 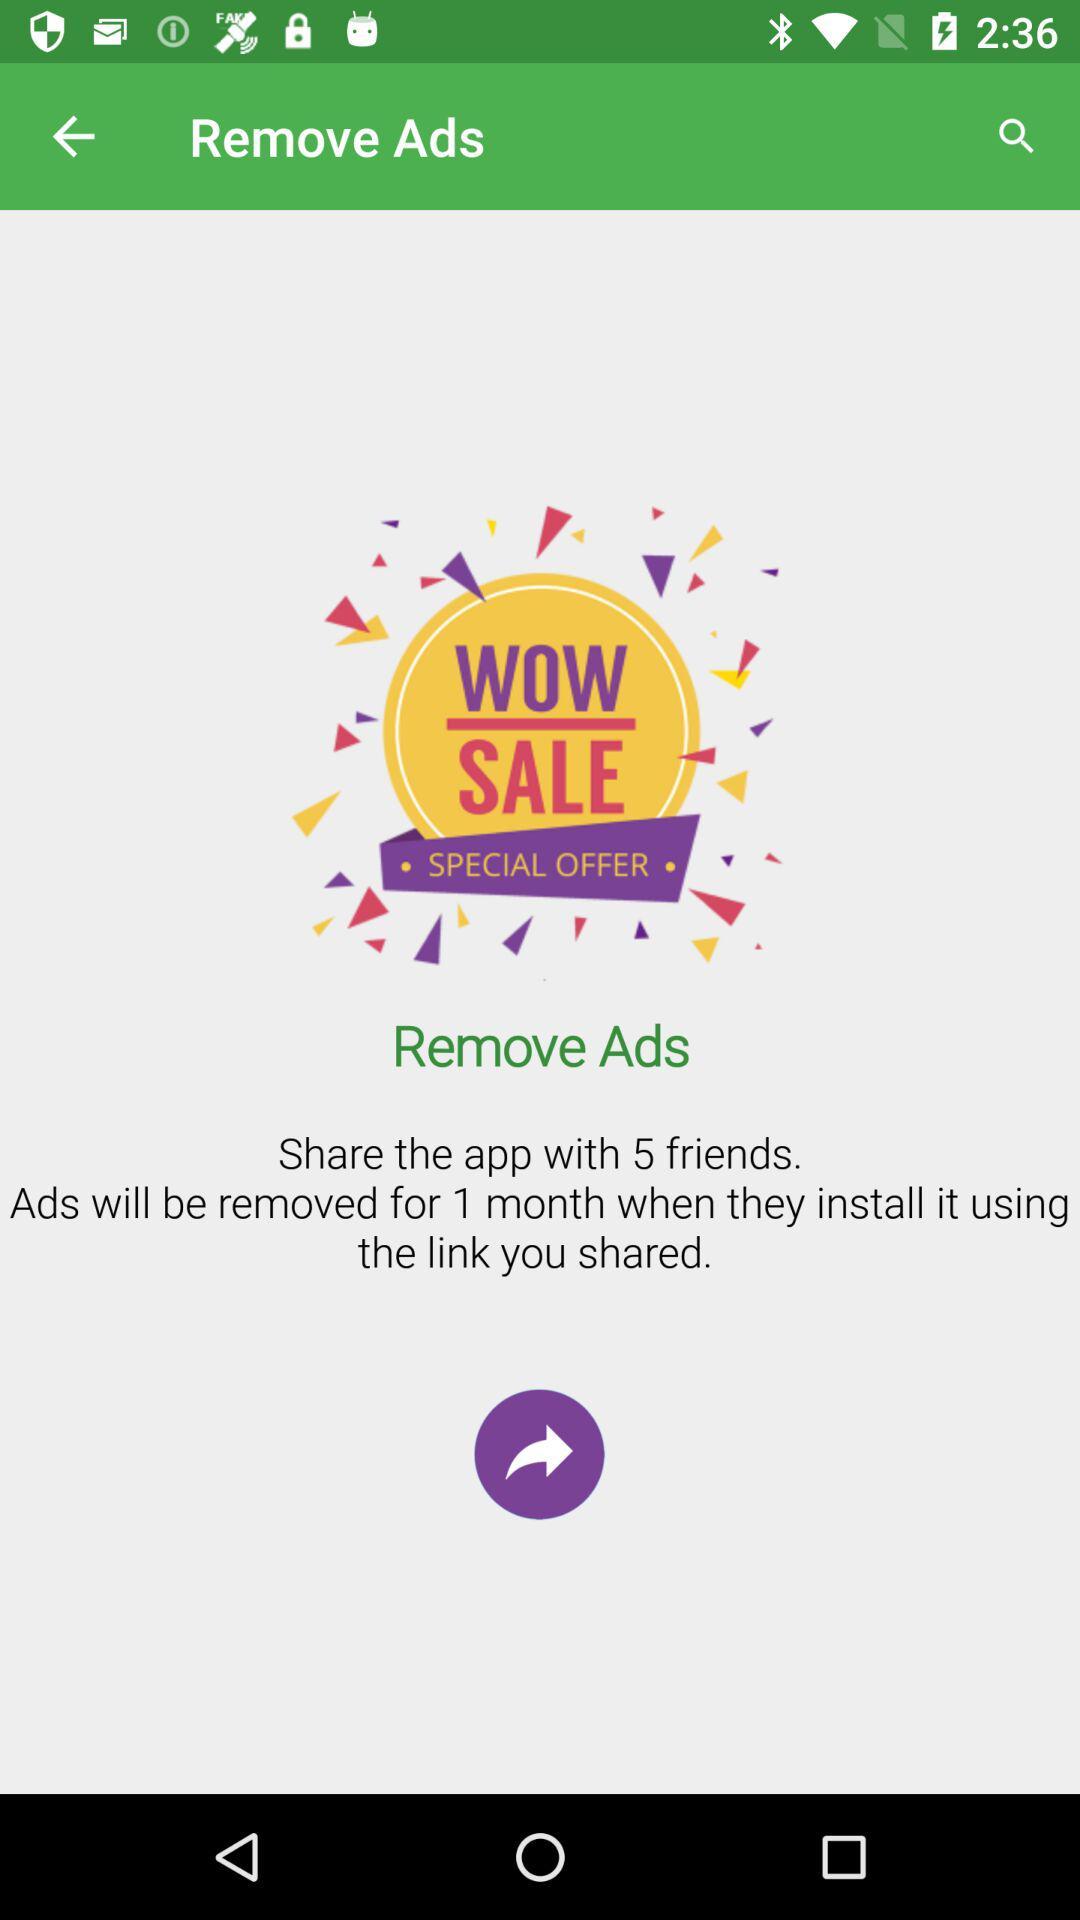 What do you see at coordinates (1017, 136) in the screenshot?
I see `the search button at the top right side corner of the page` at bounding box center [1017, 136].